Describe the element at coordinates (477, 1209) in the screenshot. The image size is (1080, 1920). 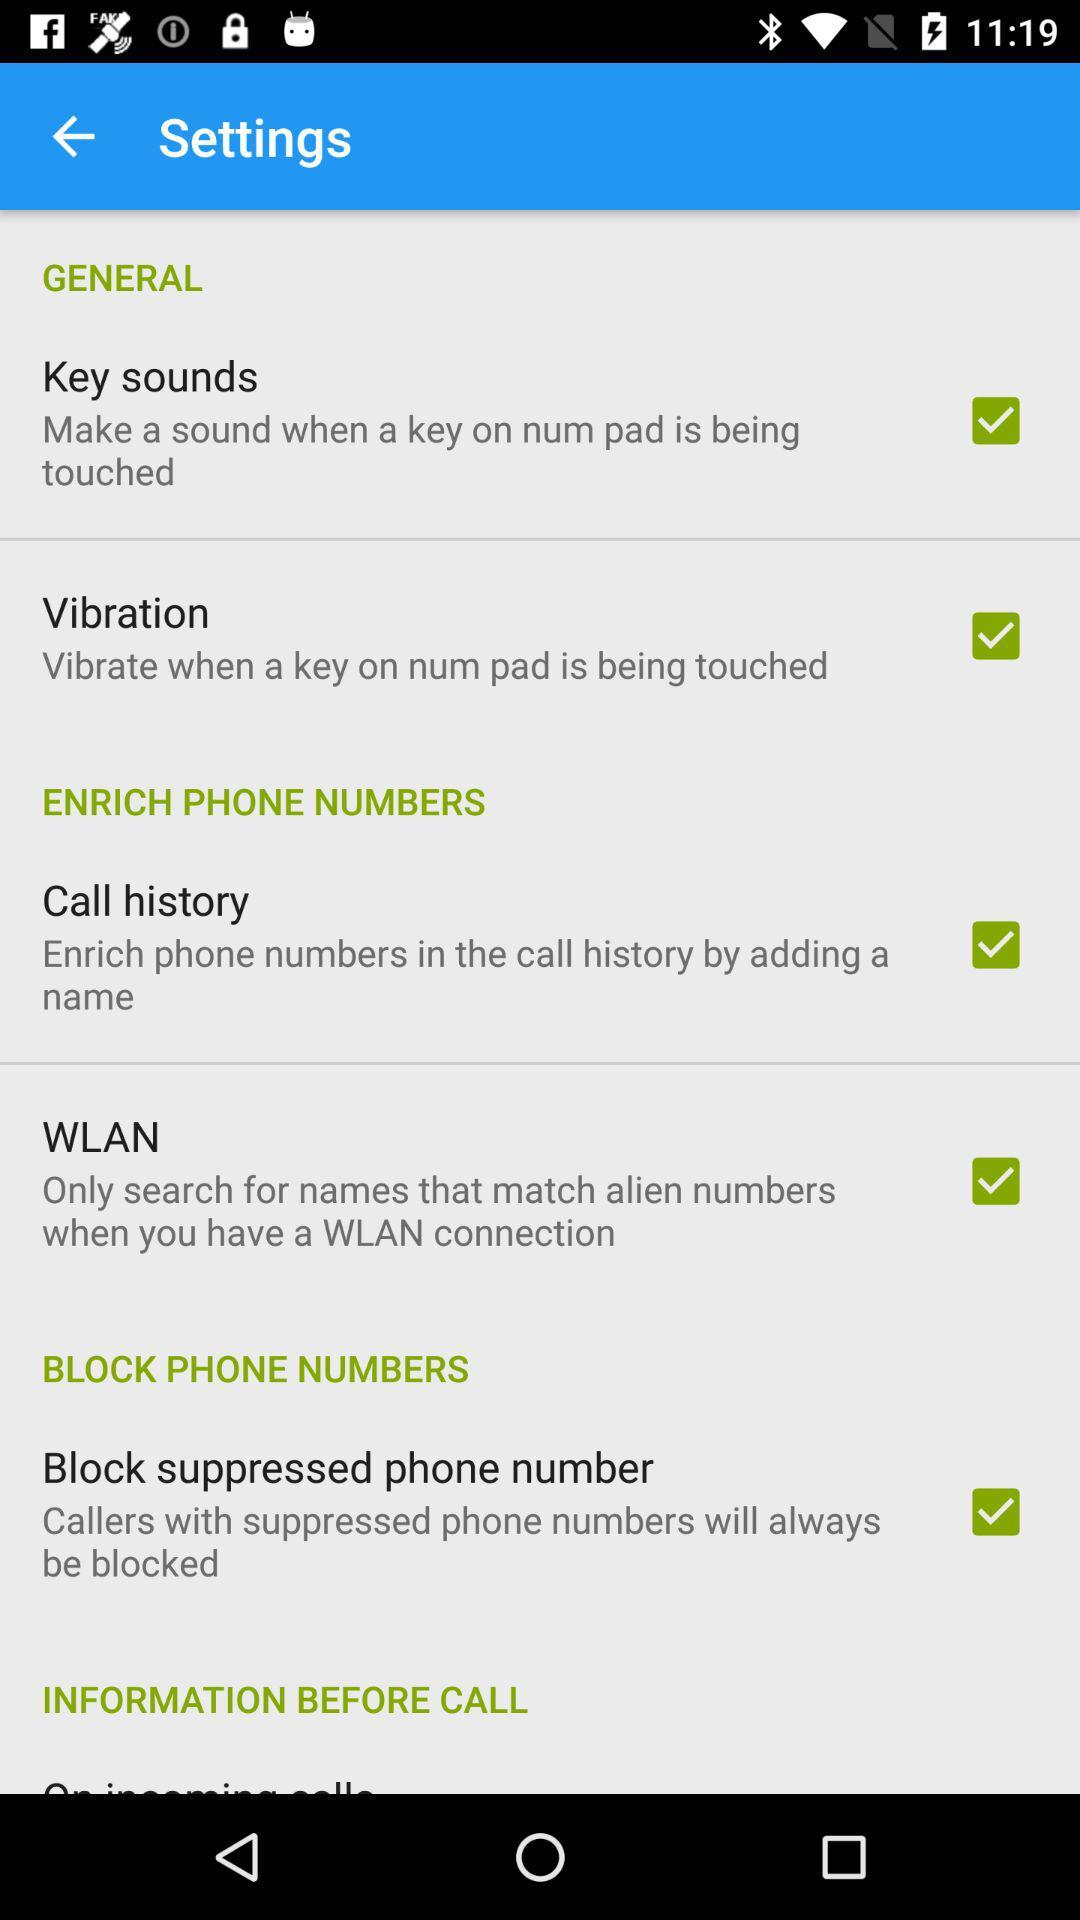
I see `only search for icon` at that location.